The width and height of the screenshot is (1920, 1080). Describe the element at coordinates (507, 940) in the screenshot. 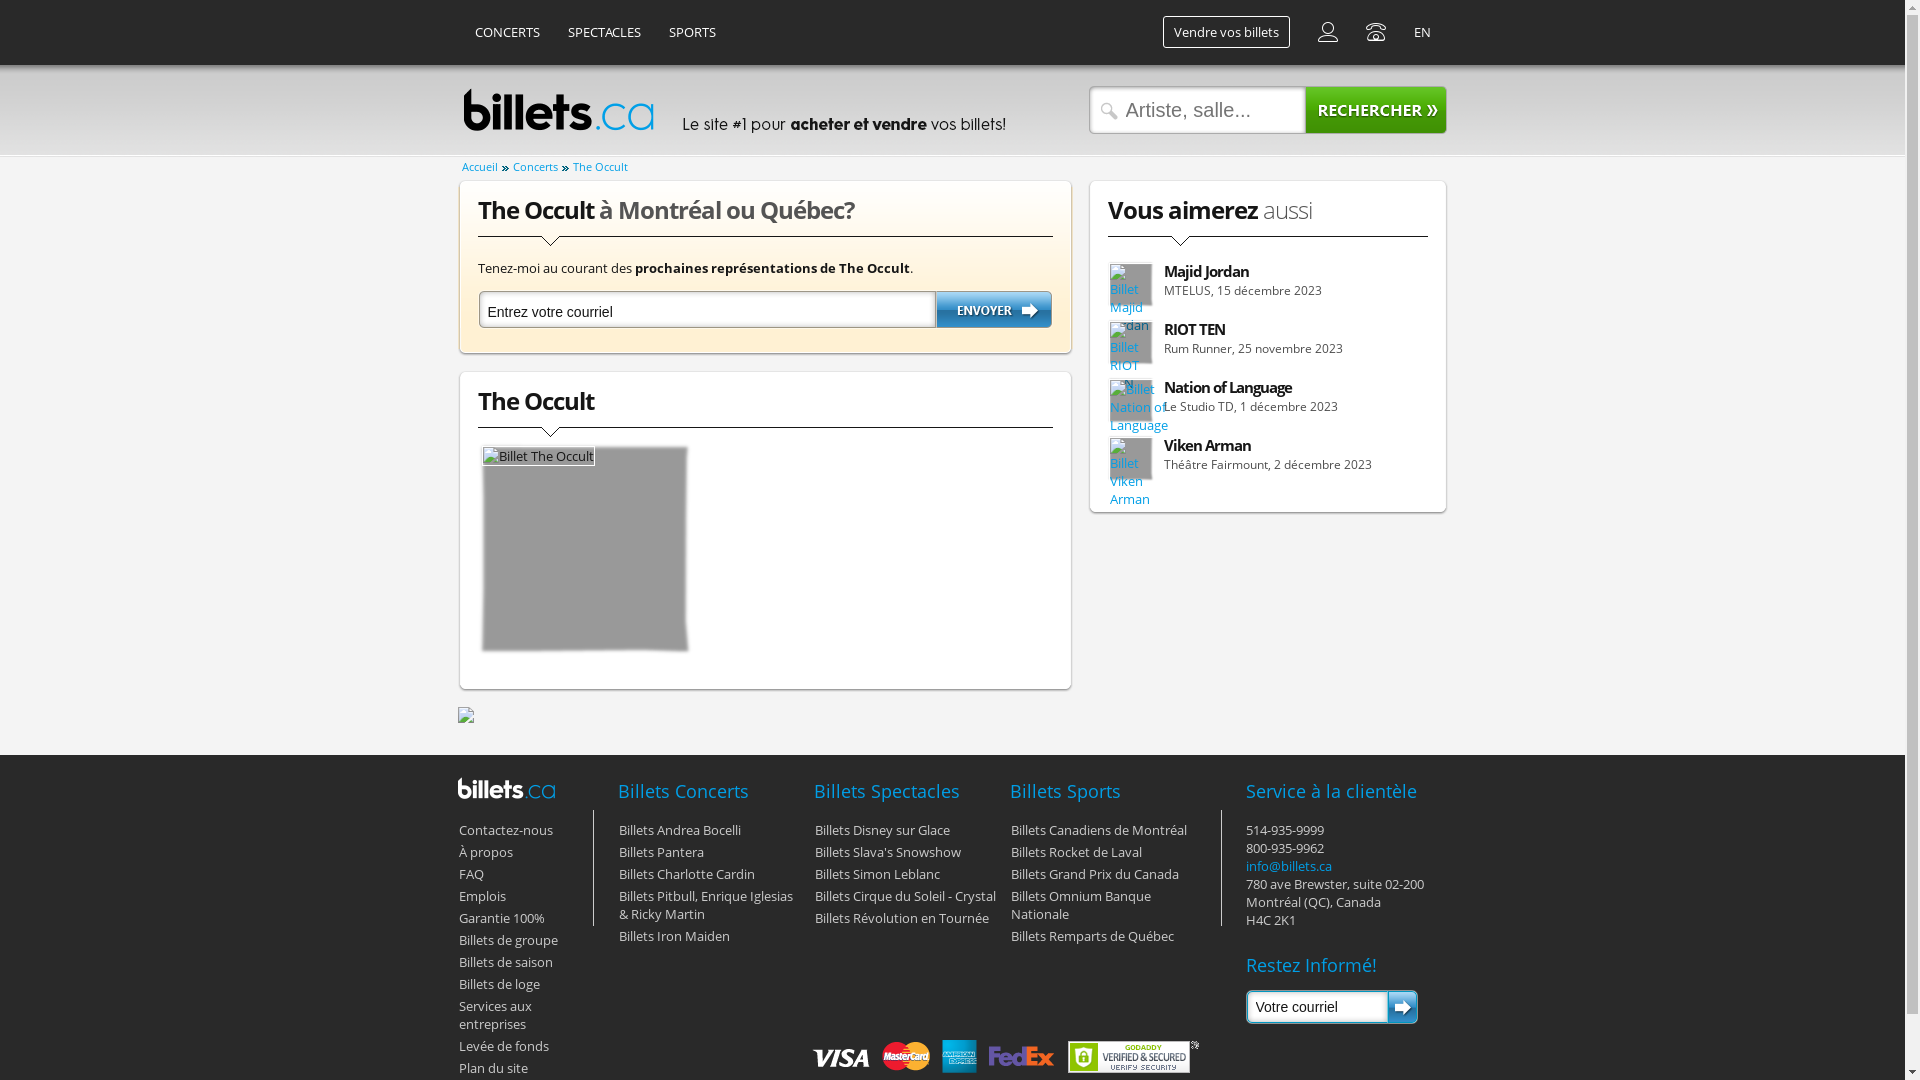

I see `'Billets de groupe'` at that location.